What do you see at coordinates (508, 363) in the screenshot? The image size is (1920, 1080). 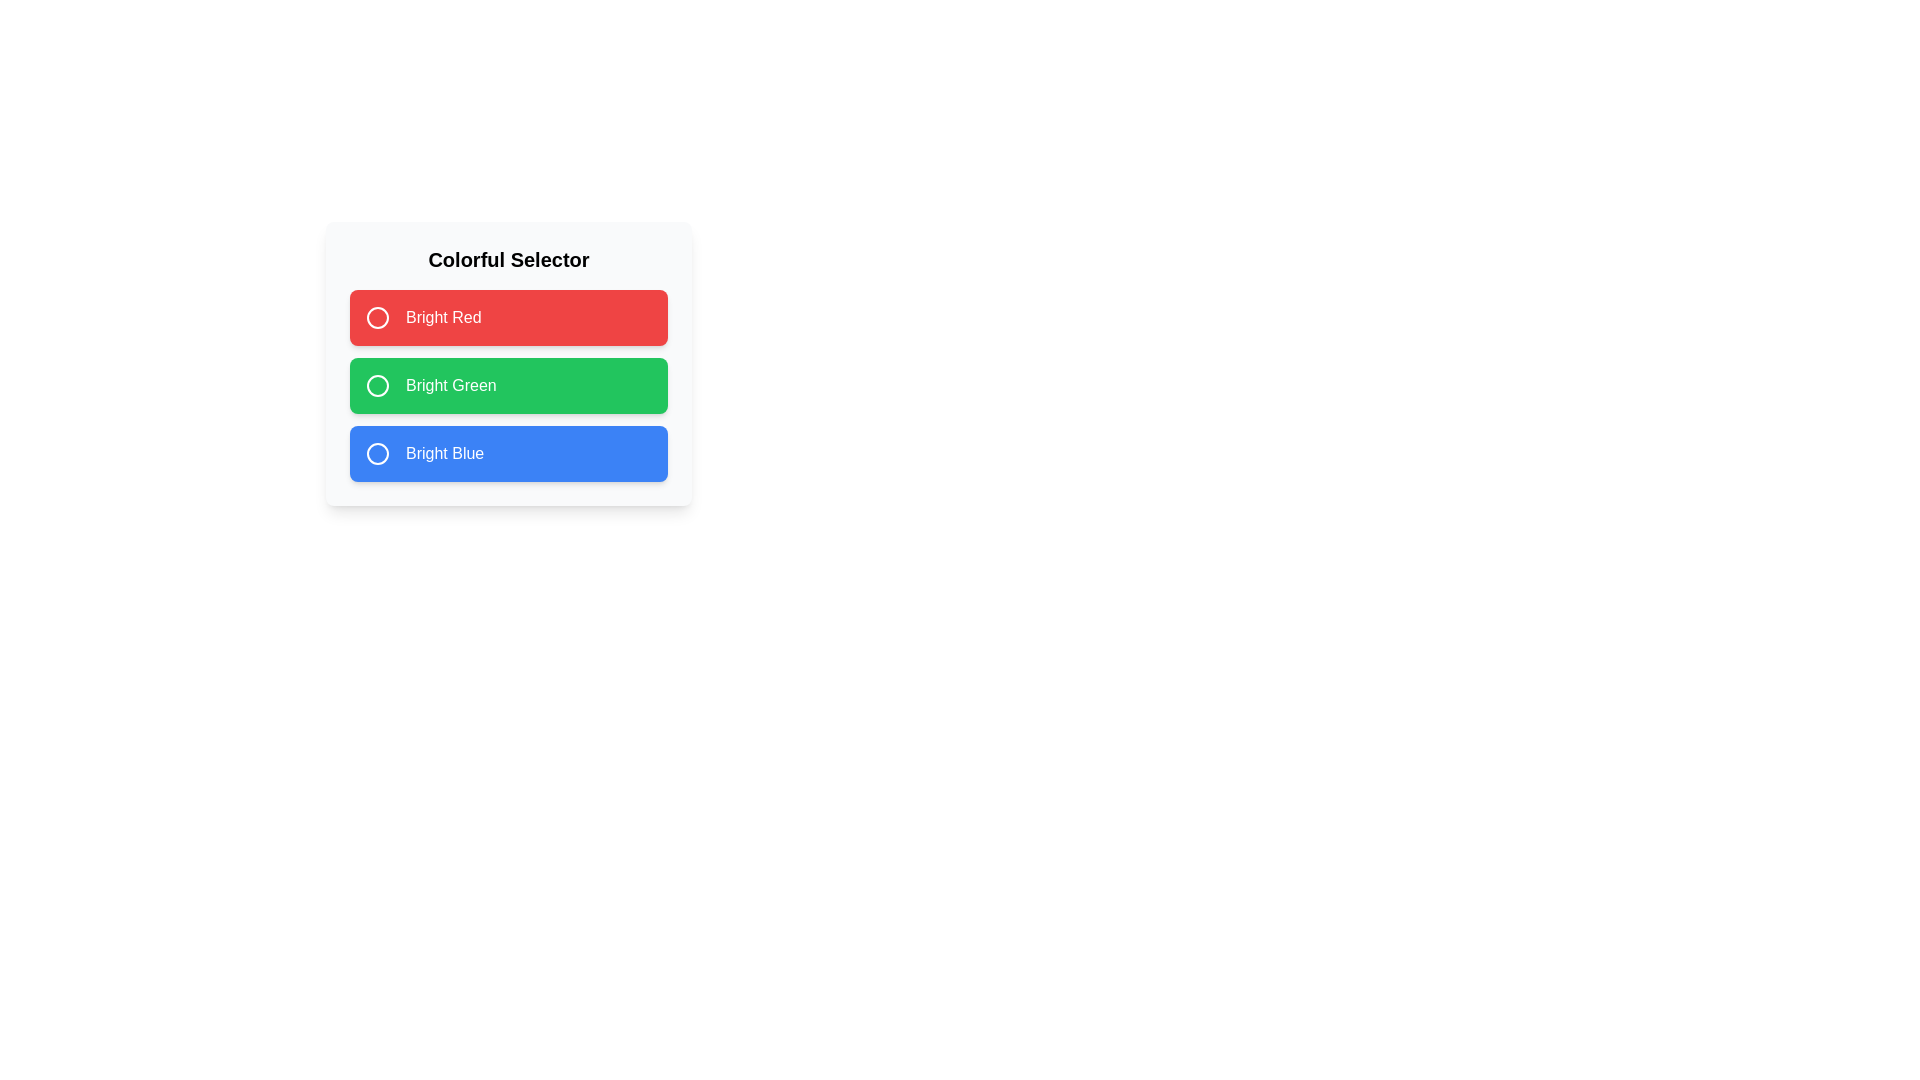 I see `the 'Bright Green' button located under the 'Colorful Selector' heading` at bounding box center [508, 363].